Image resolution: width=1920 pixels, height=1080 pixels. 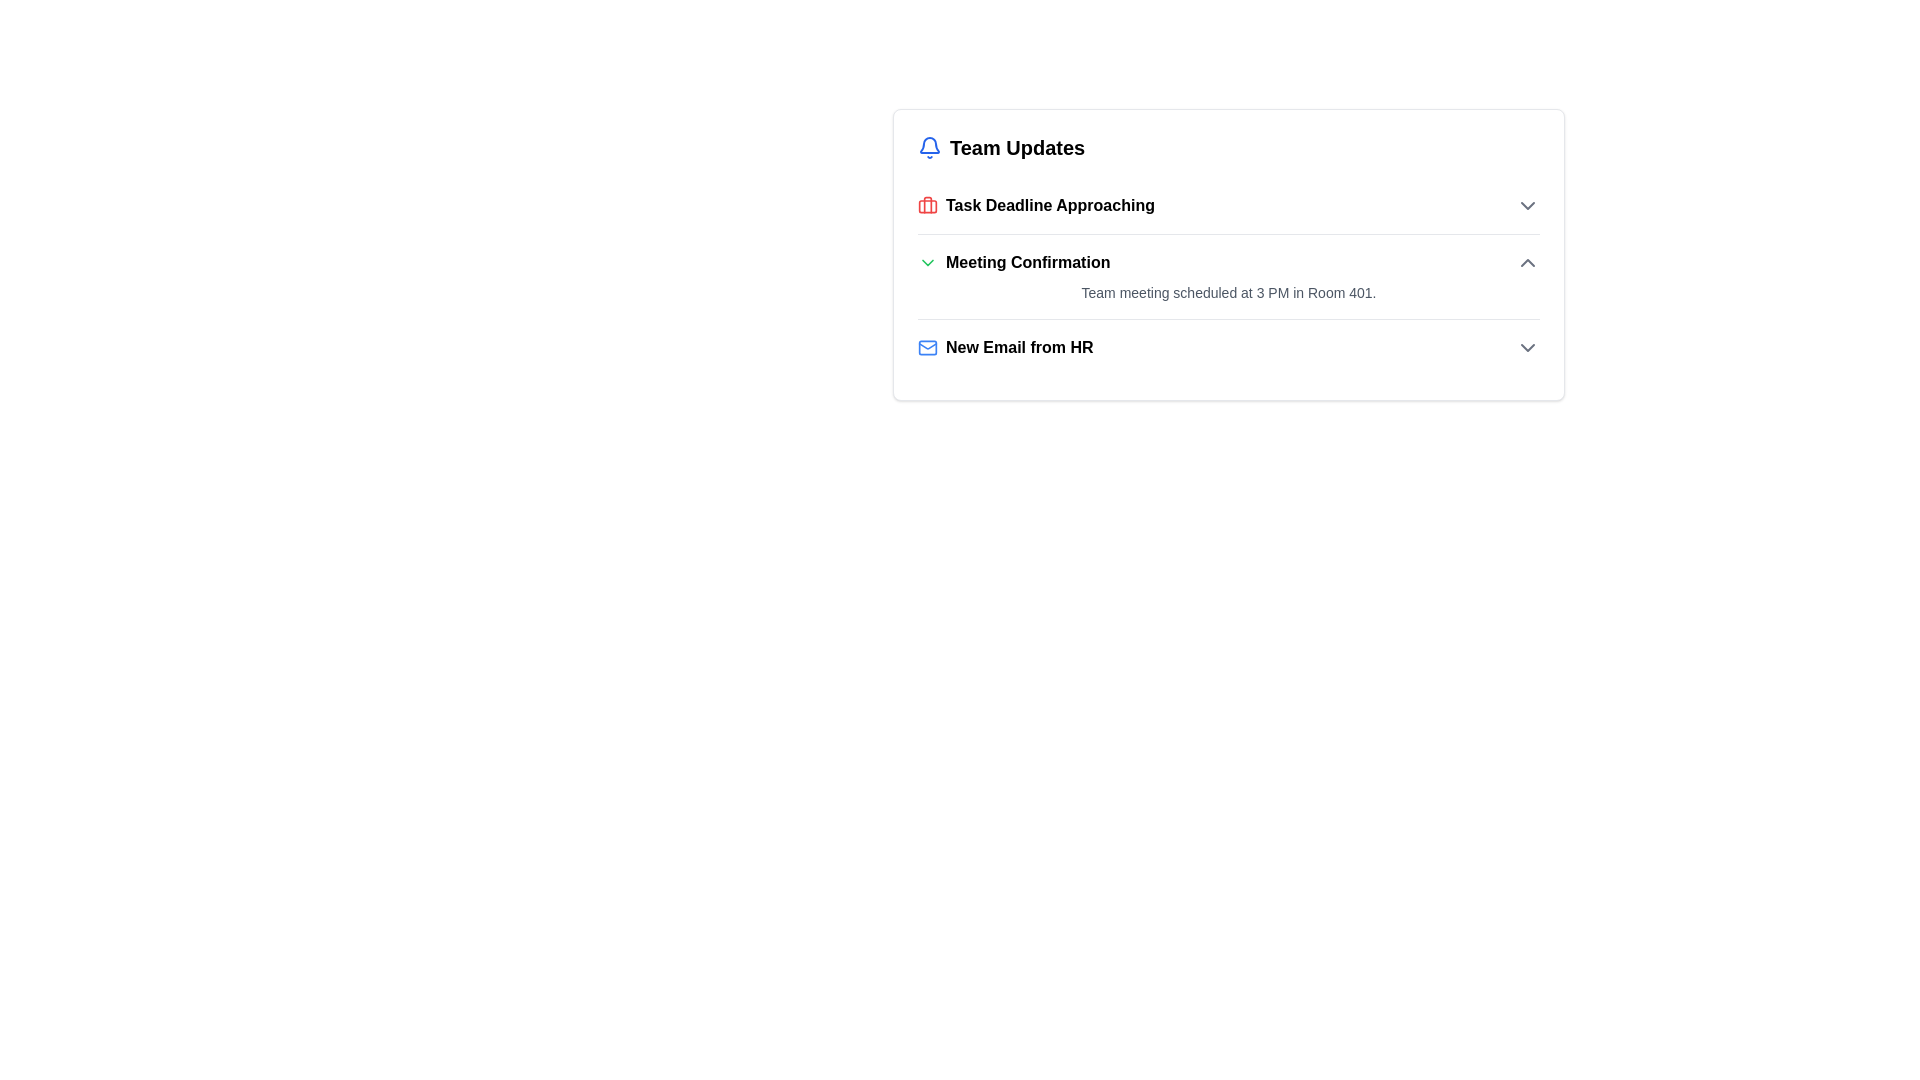 I want to click on the text label displaying 'New Email from HR' located in the bottom section of the 'Team Updates' list, positioned to the right of the email icon, so click(x=1019, y=346).